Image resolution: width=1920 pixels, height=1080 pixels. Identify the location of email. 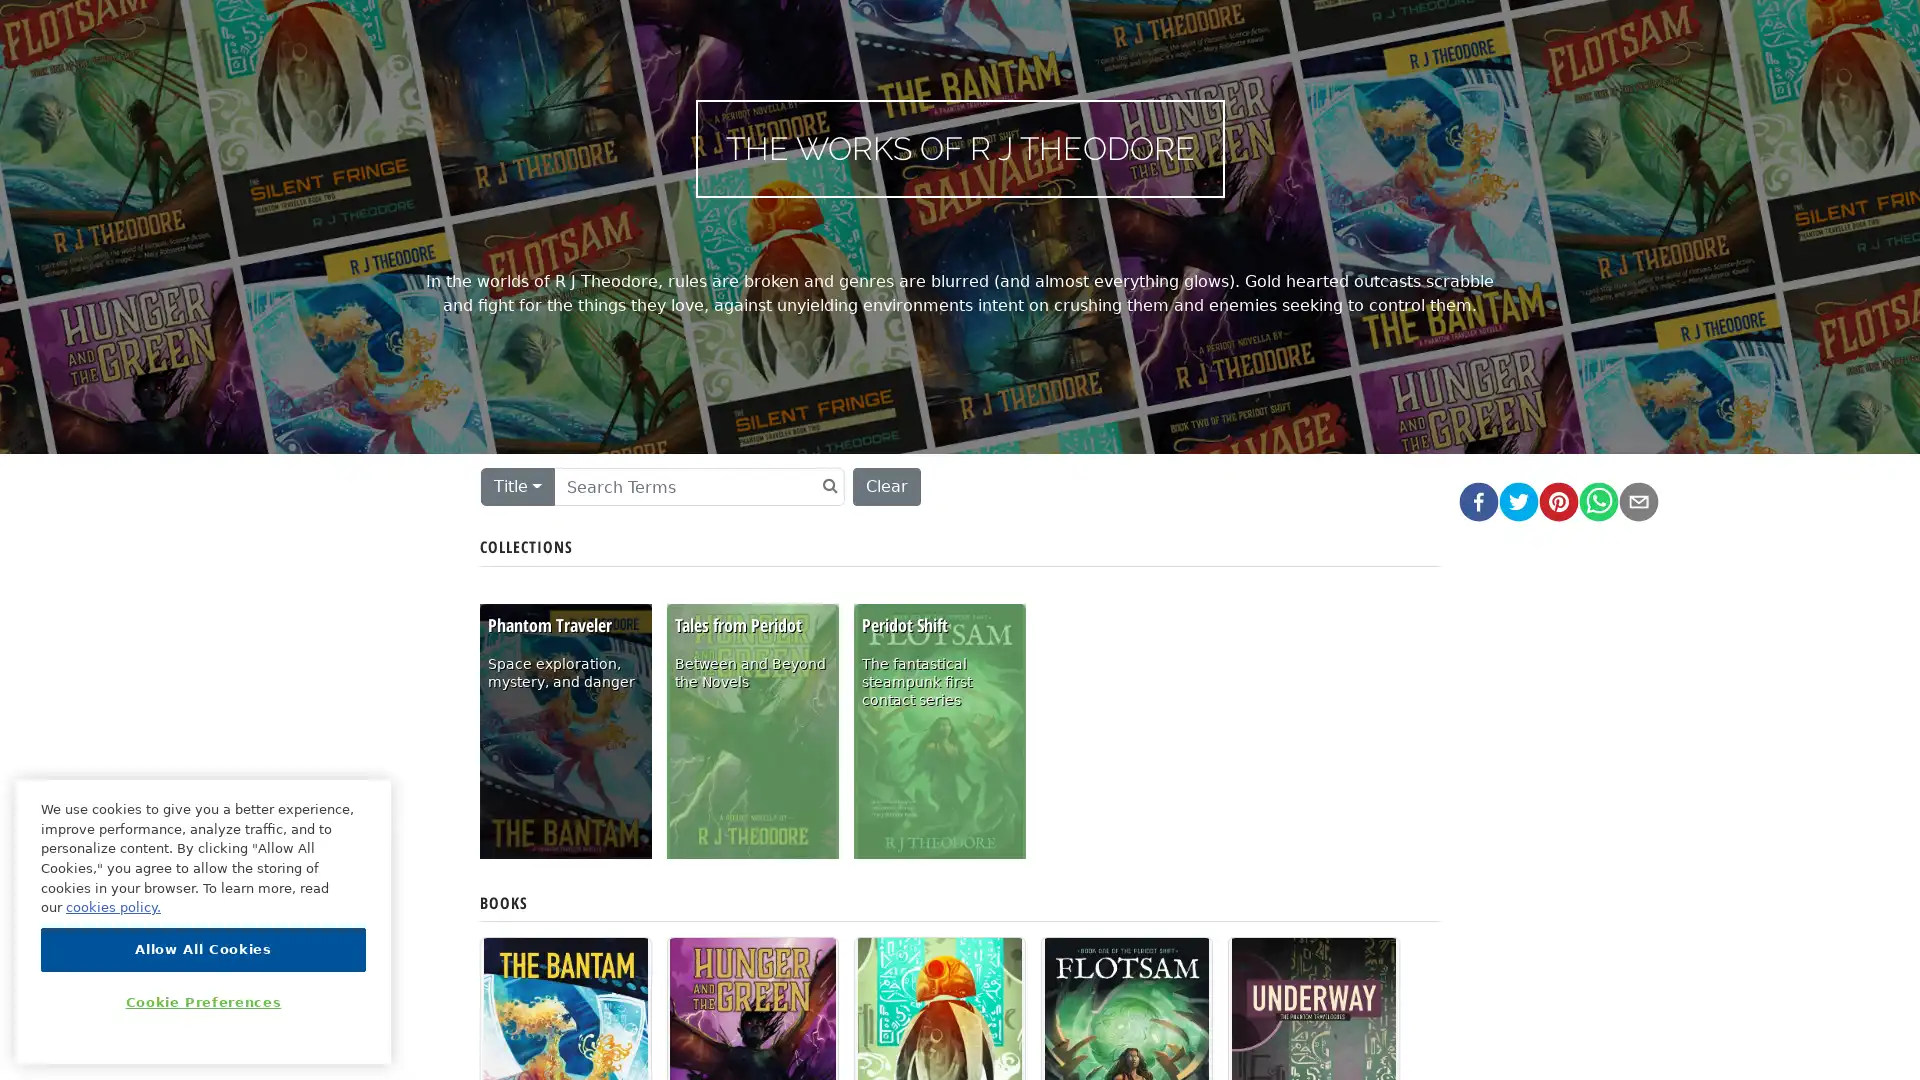
(1637, 499).